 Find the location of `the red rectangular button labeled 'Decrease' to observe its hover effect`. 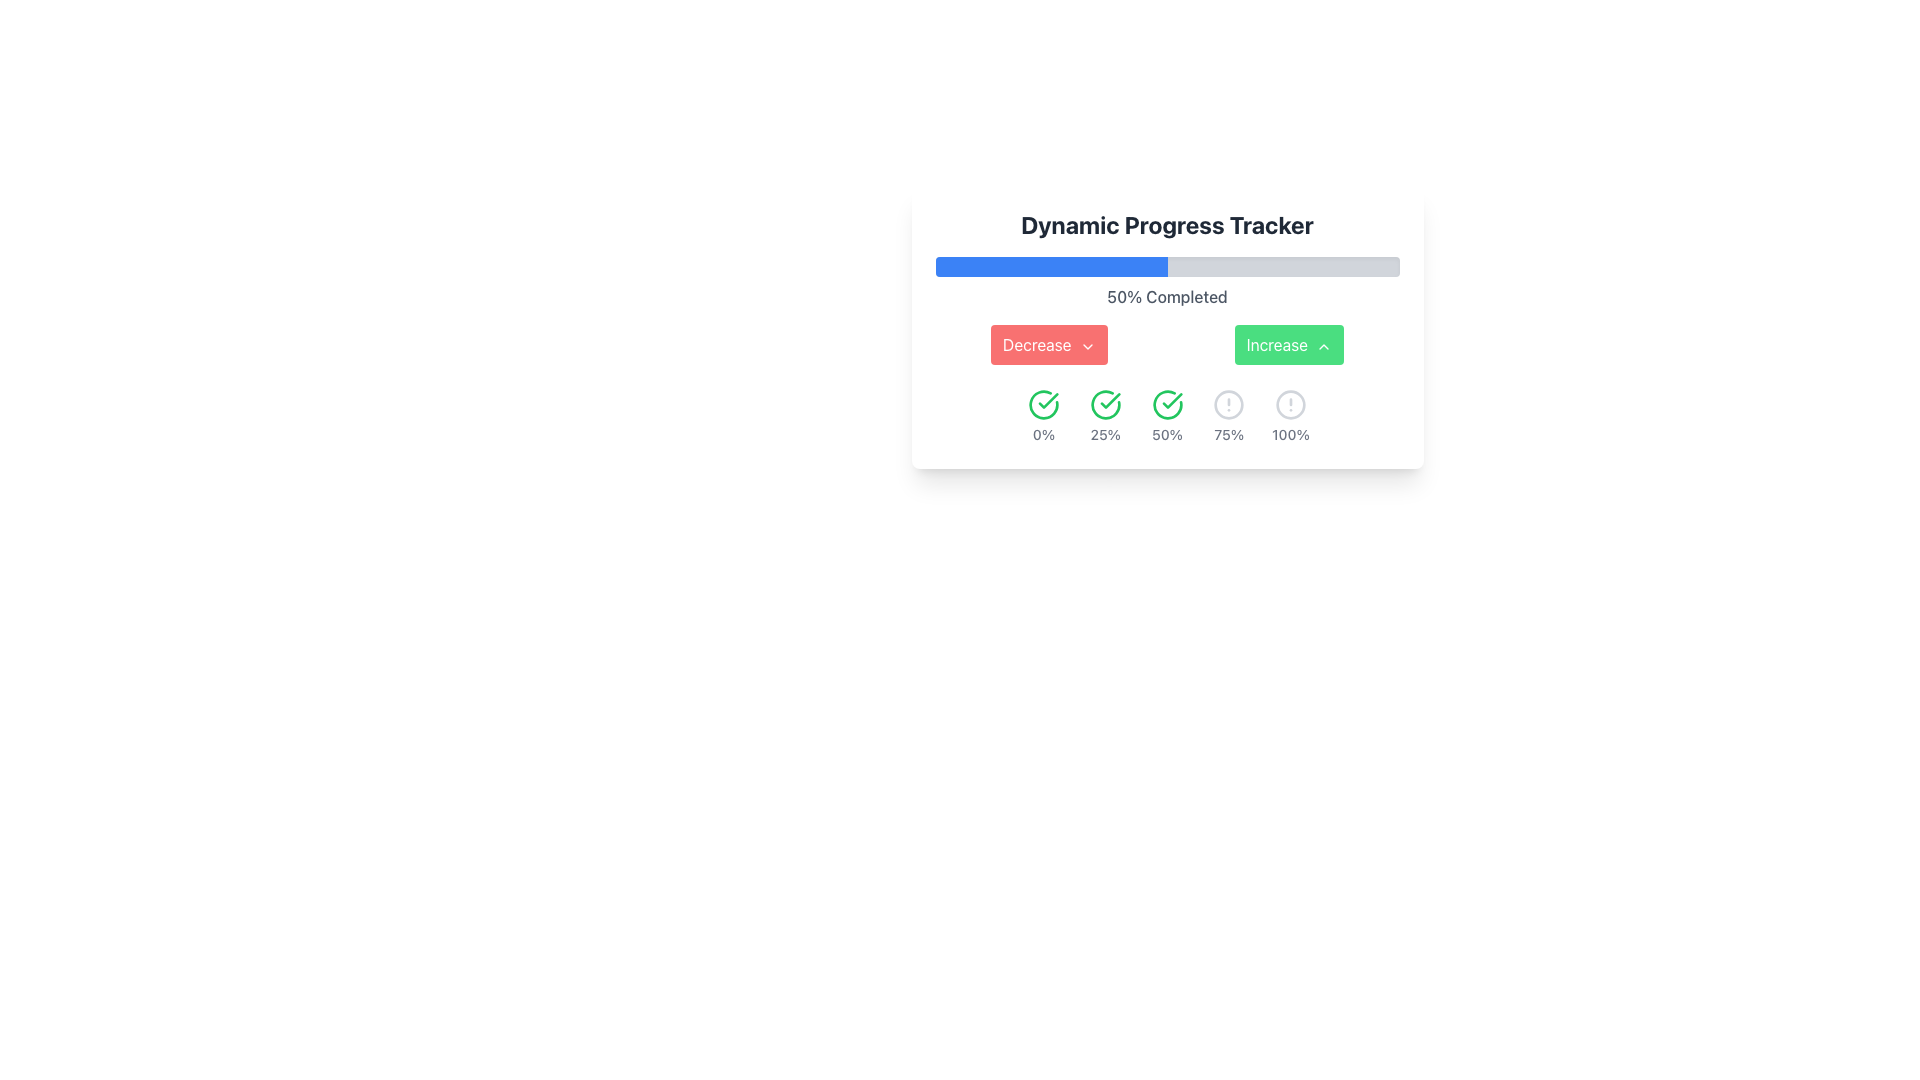

the red rectangular button labeled 'Decrease' to observe its hover effect is located at coordinates (1048, 343).